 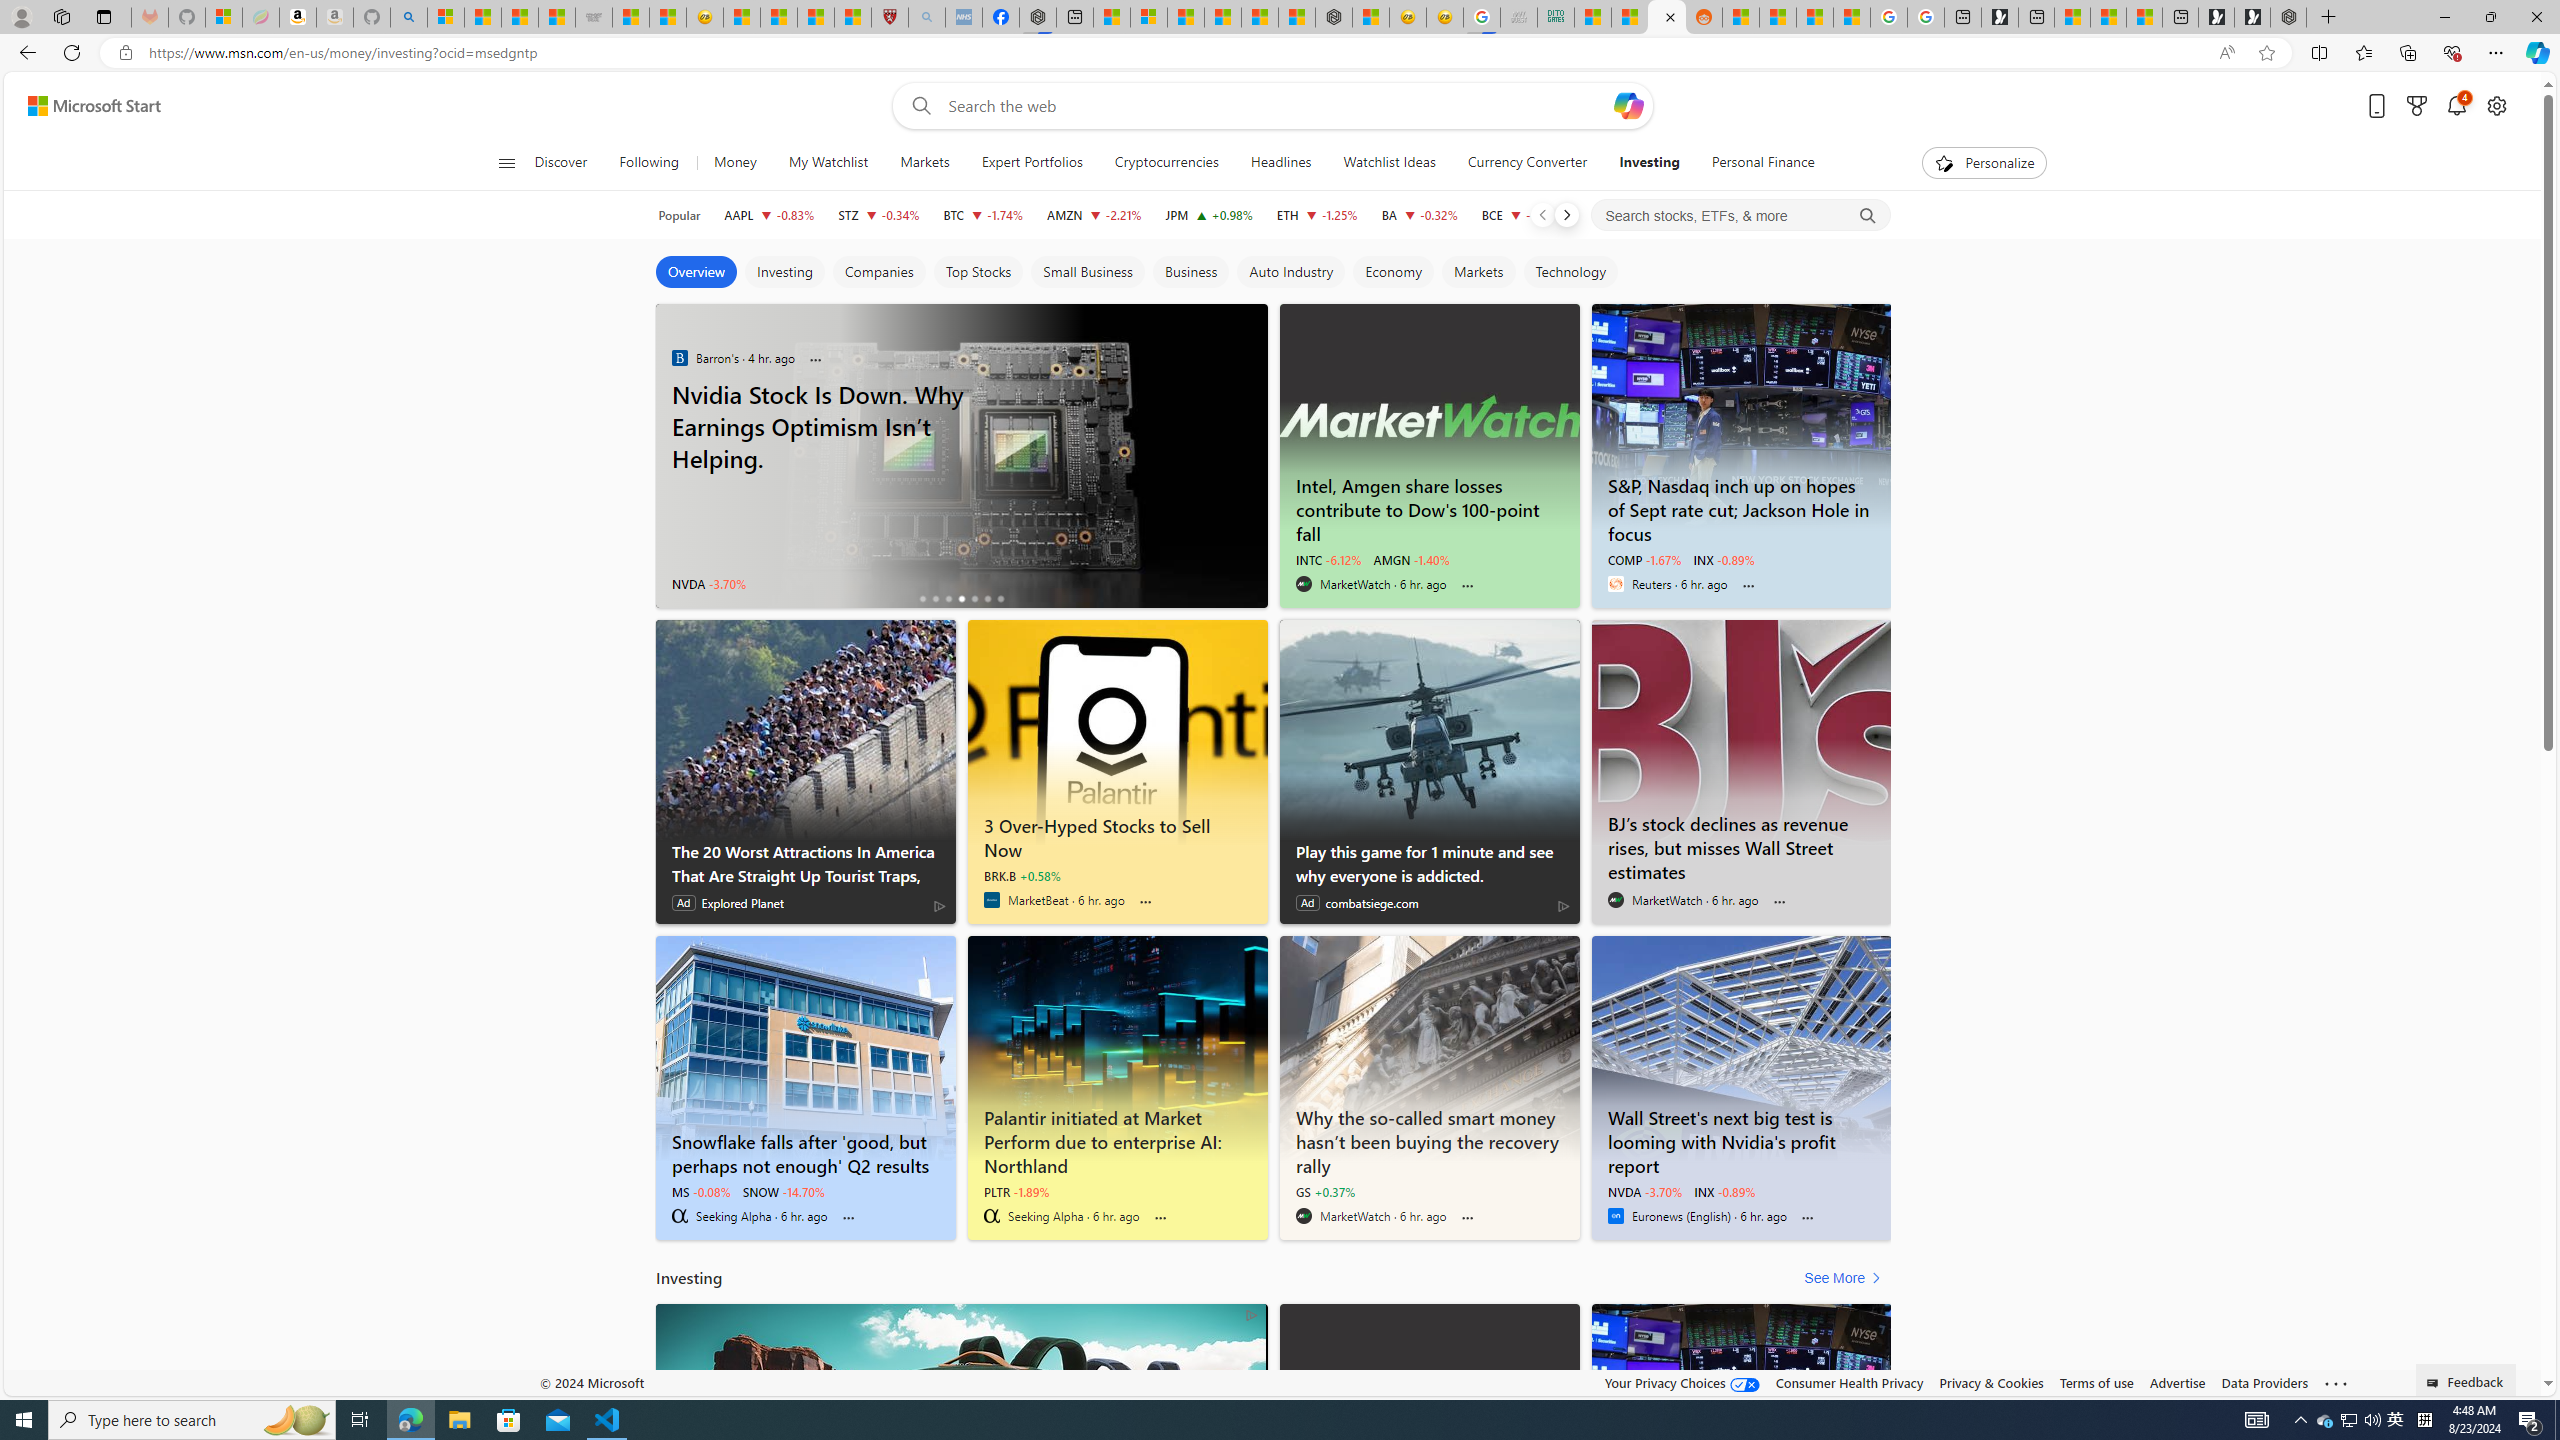 What do you see at coordinates (2000, 16) in the screenshot?
I see `'Microsoft Start Gaming'` at bounding box center [2000, 16].